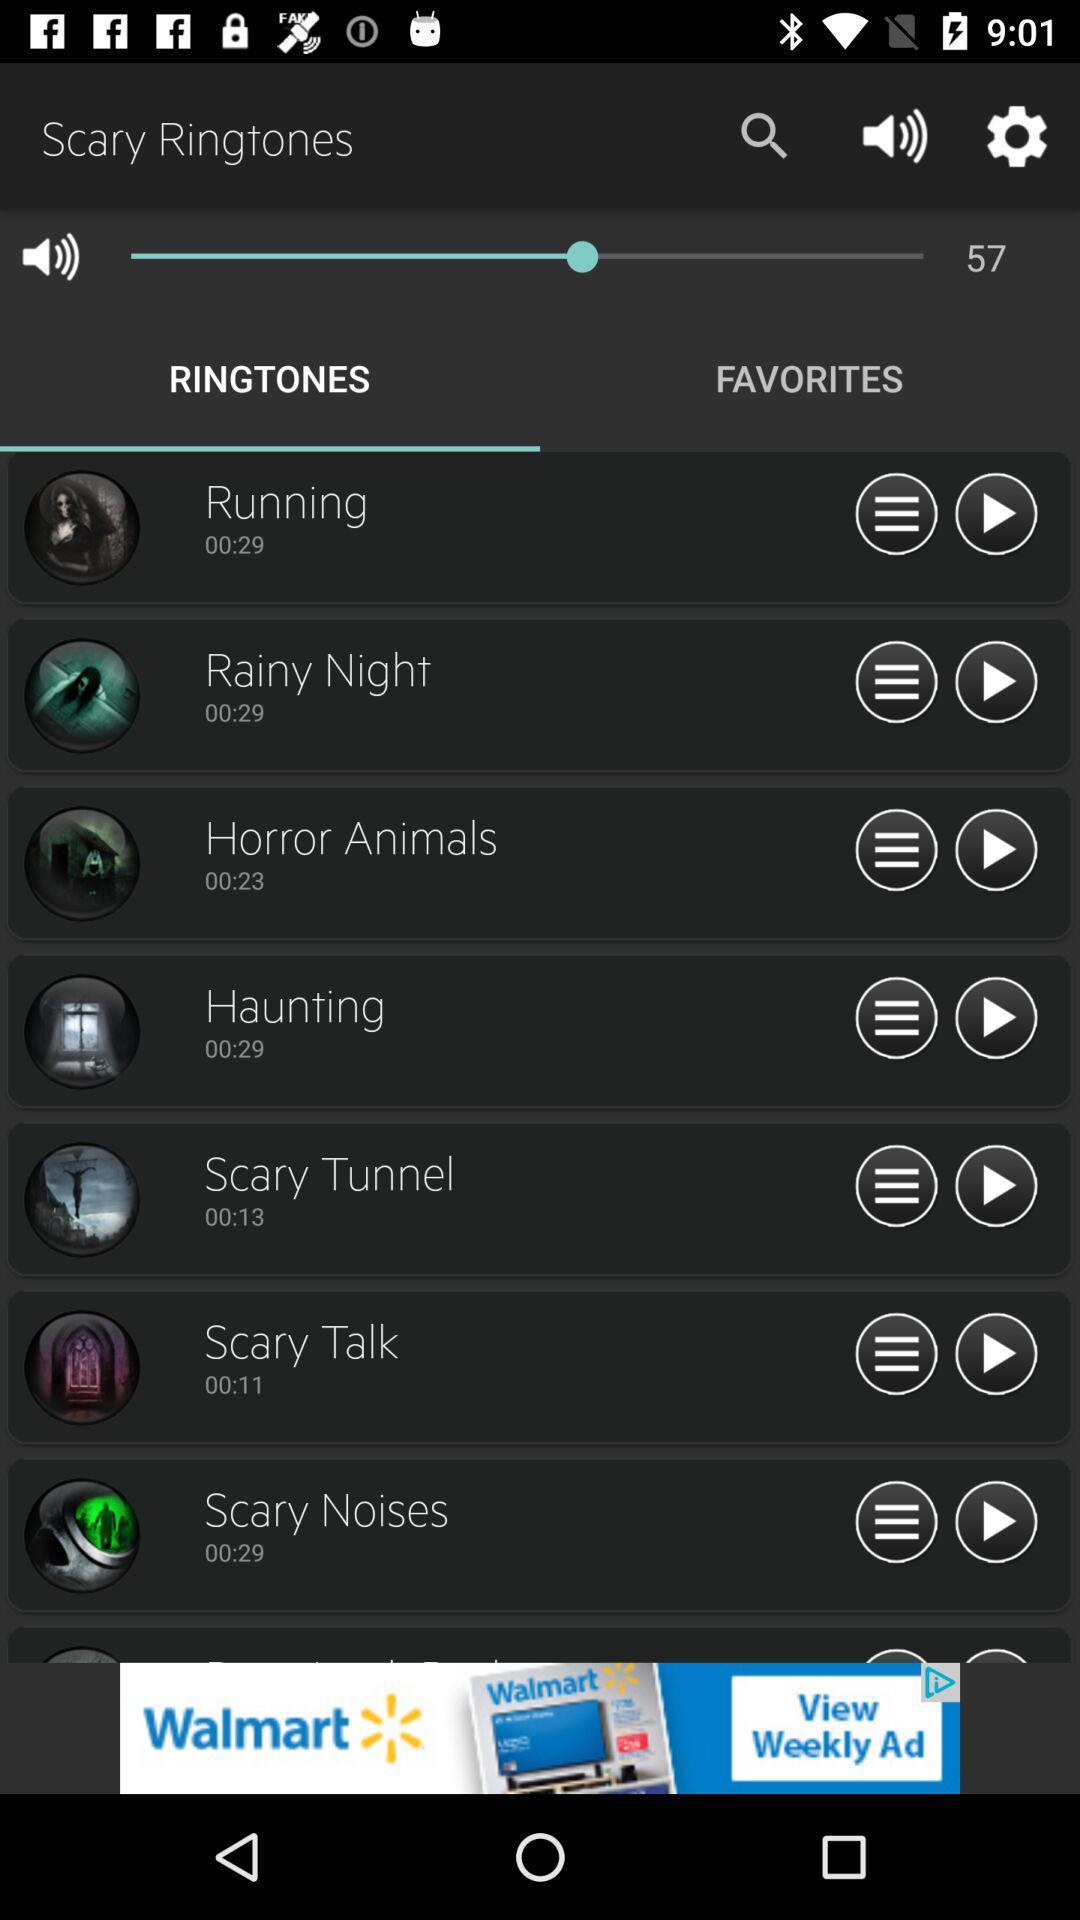 The height and width of the screenshot is (1920, 1080). I want to click on option, so click(995, 1522).